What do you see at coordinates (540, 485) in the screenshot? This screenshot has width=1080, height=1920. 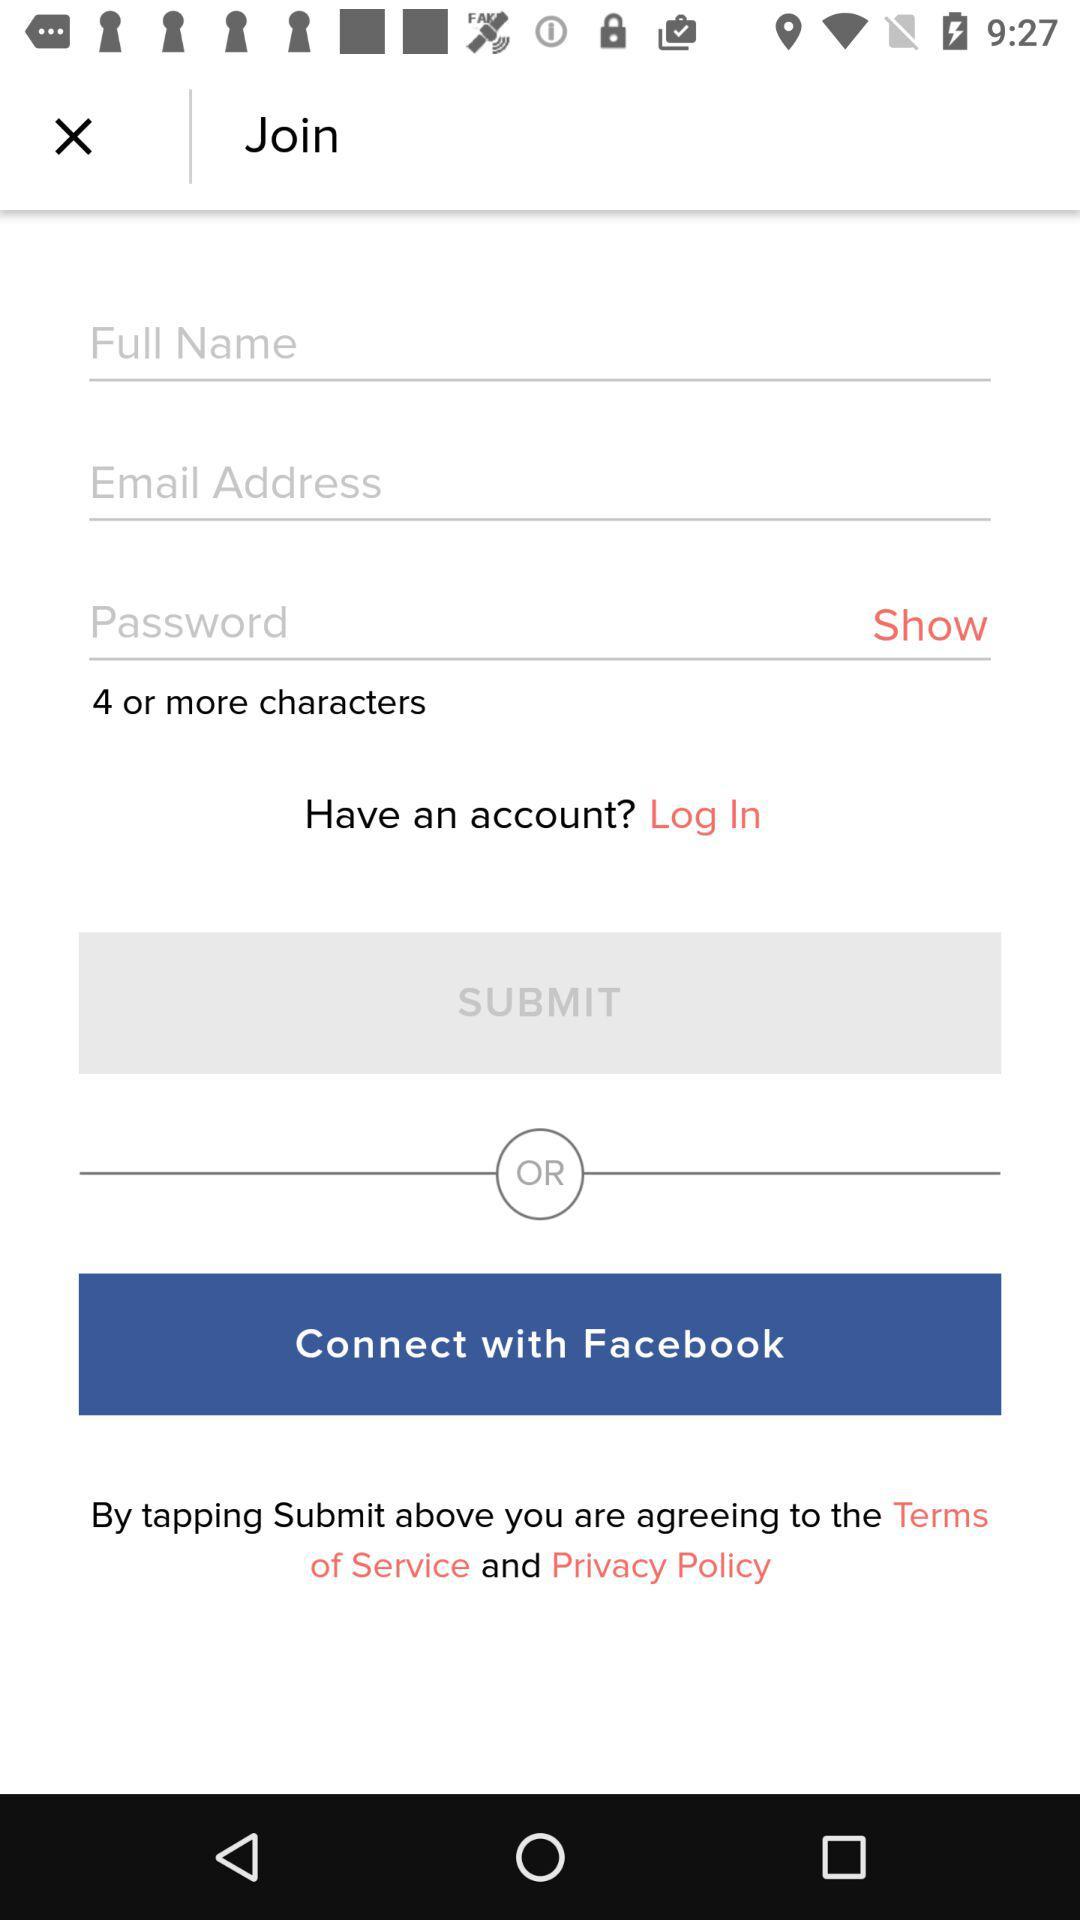 I see `the email address` at bounding box center [540, 485].